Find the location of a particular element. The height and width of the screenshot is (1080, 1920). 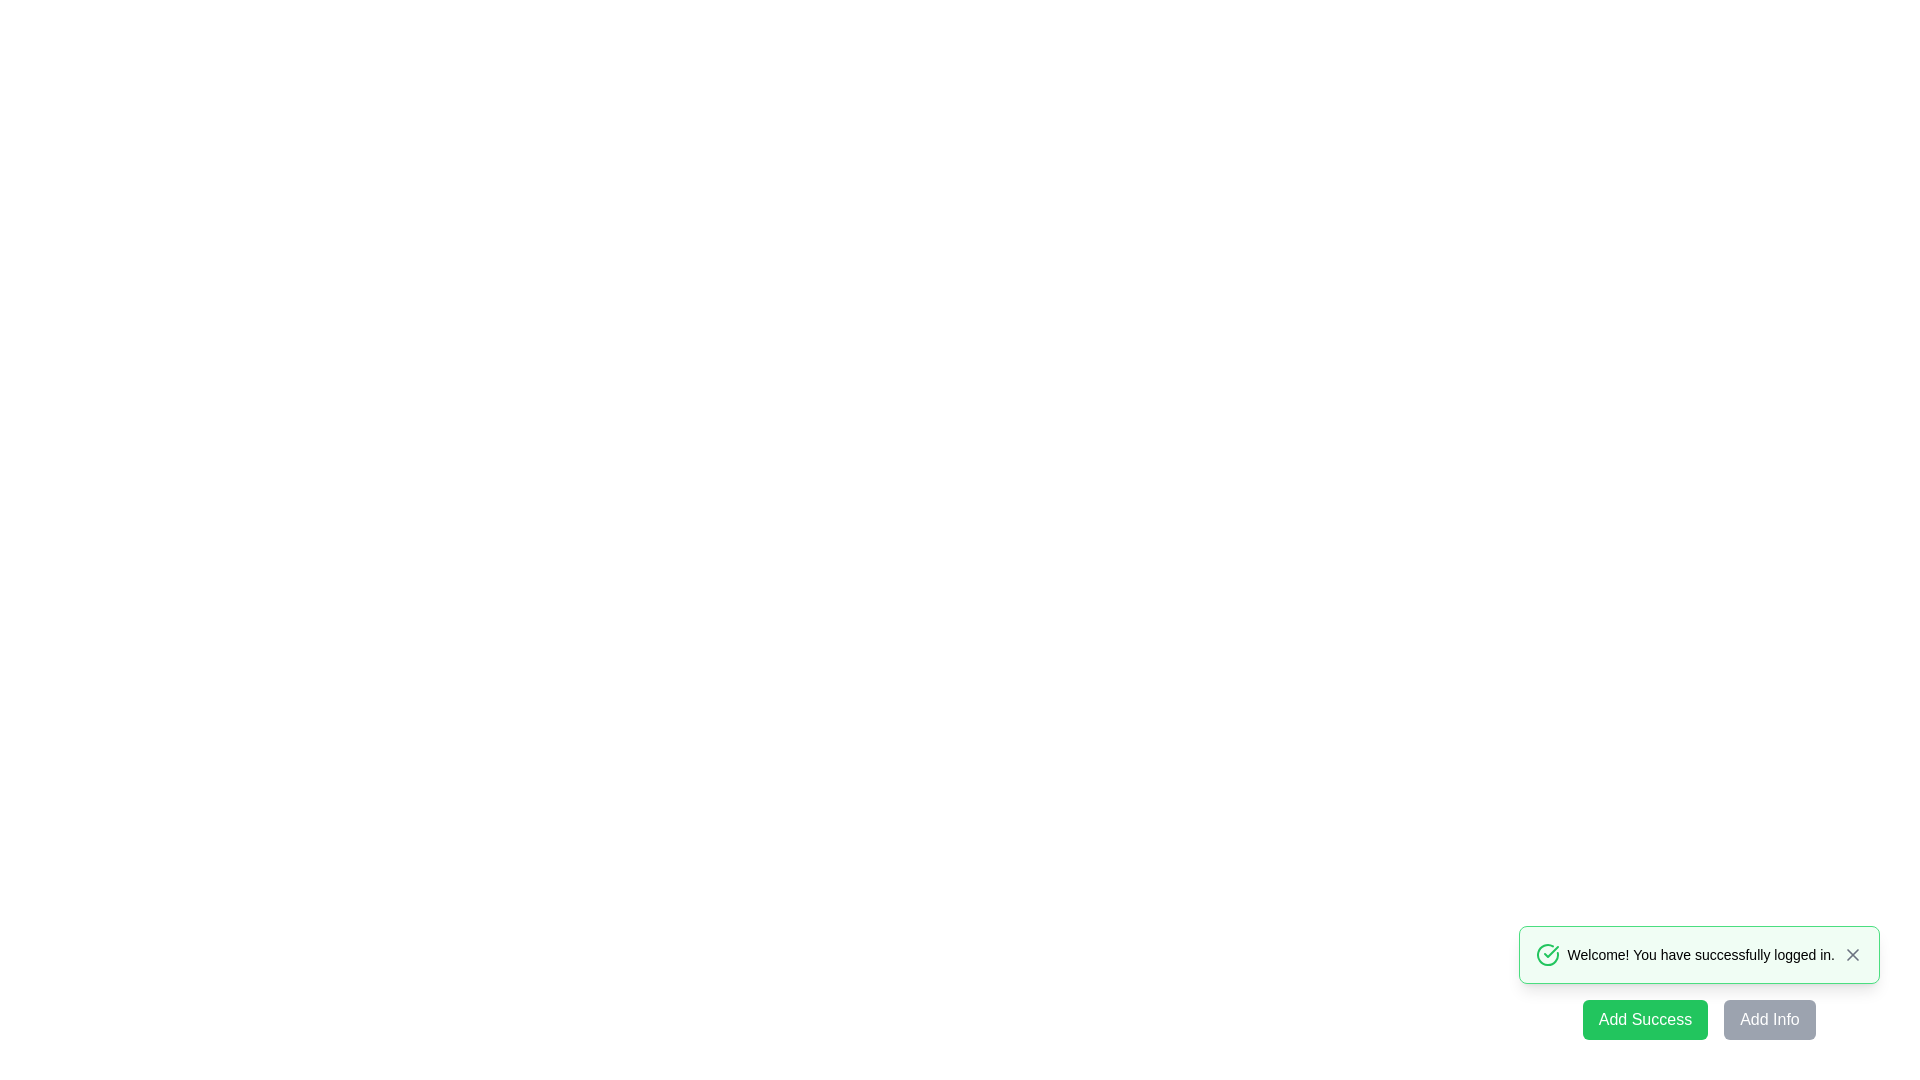

the circular green checkmark icon located at the left side of the notification banner that reads 'Welcome! You have successfully logged in.' is located at coordinates (1546, 954).